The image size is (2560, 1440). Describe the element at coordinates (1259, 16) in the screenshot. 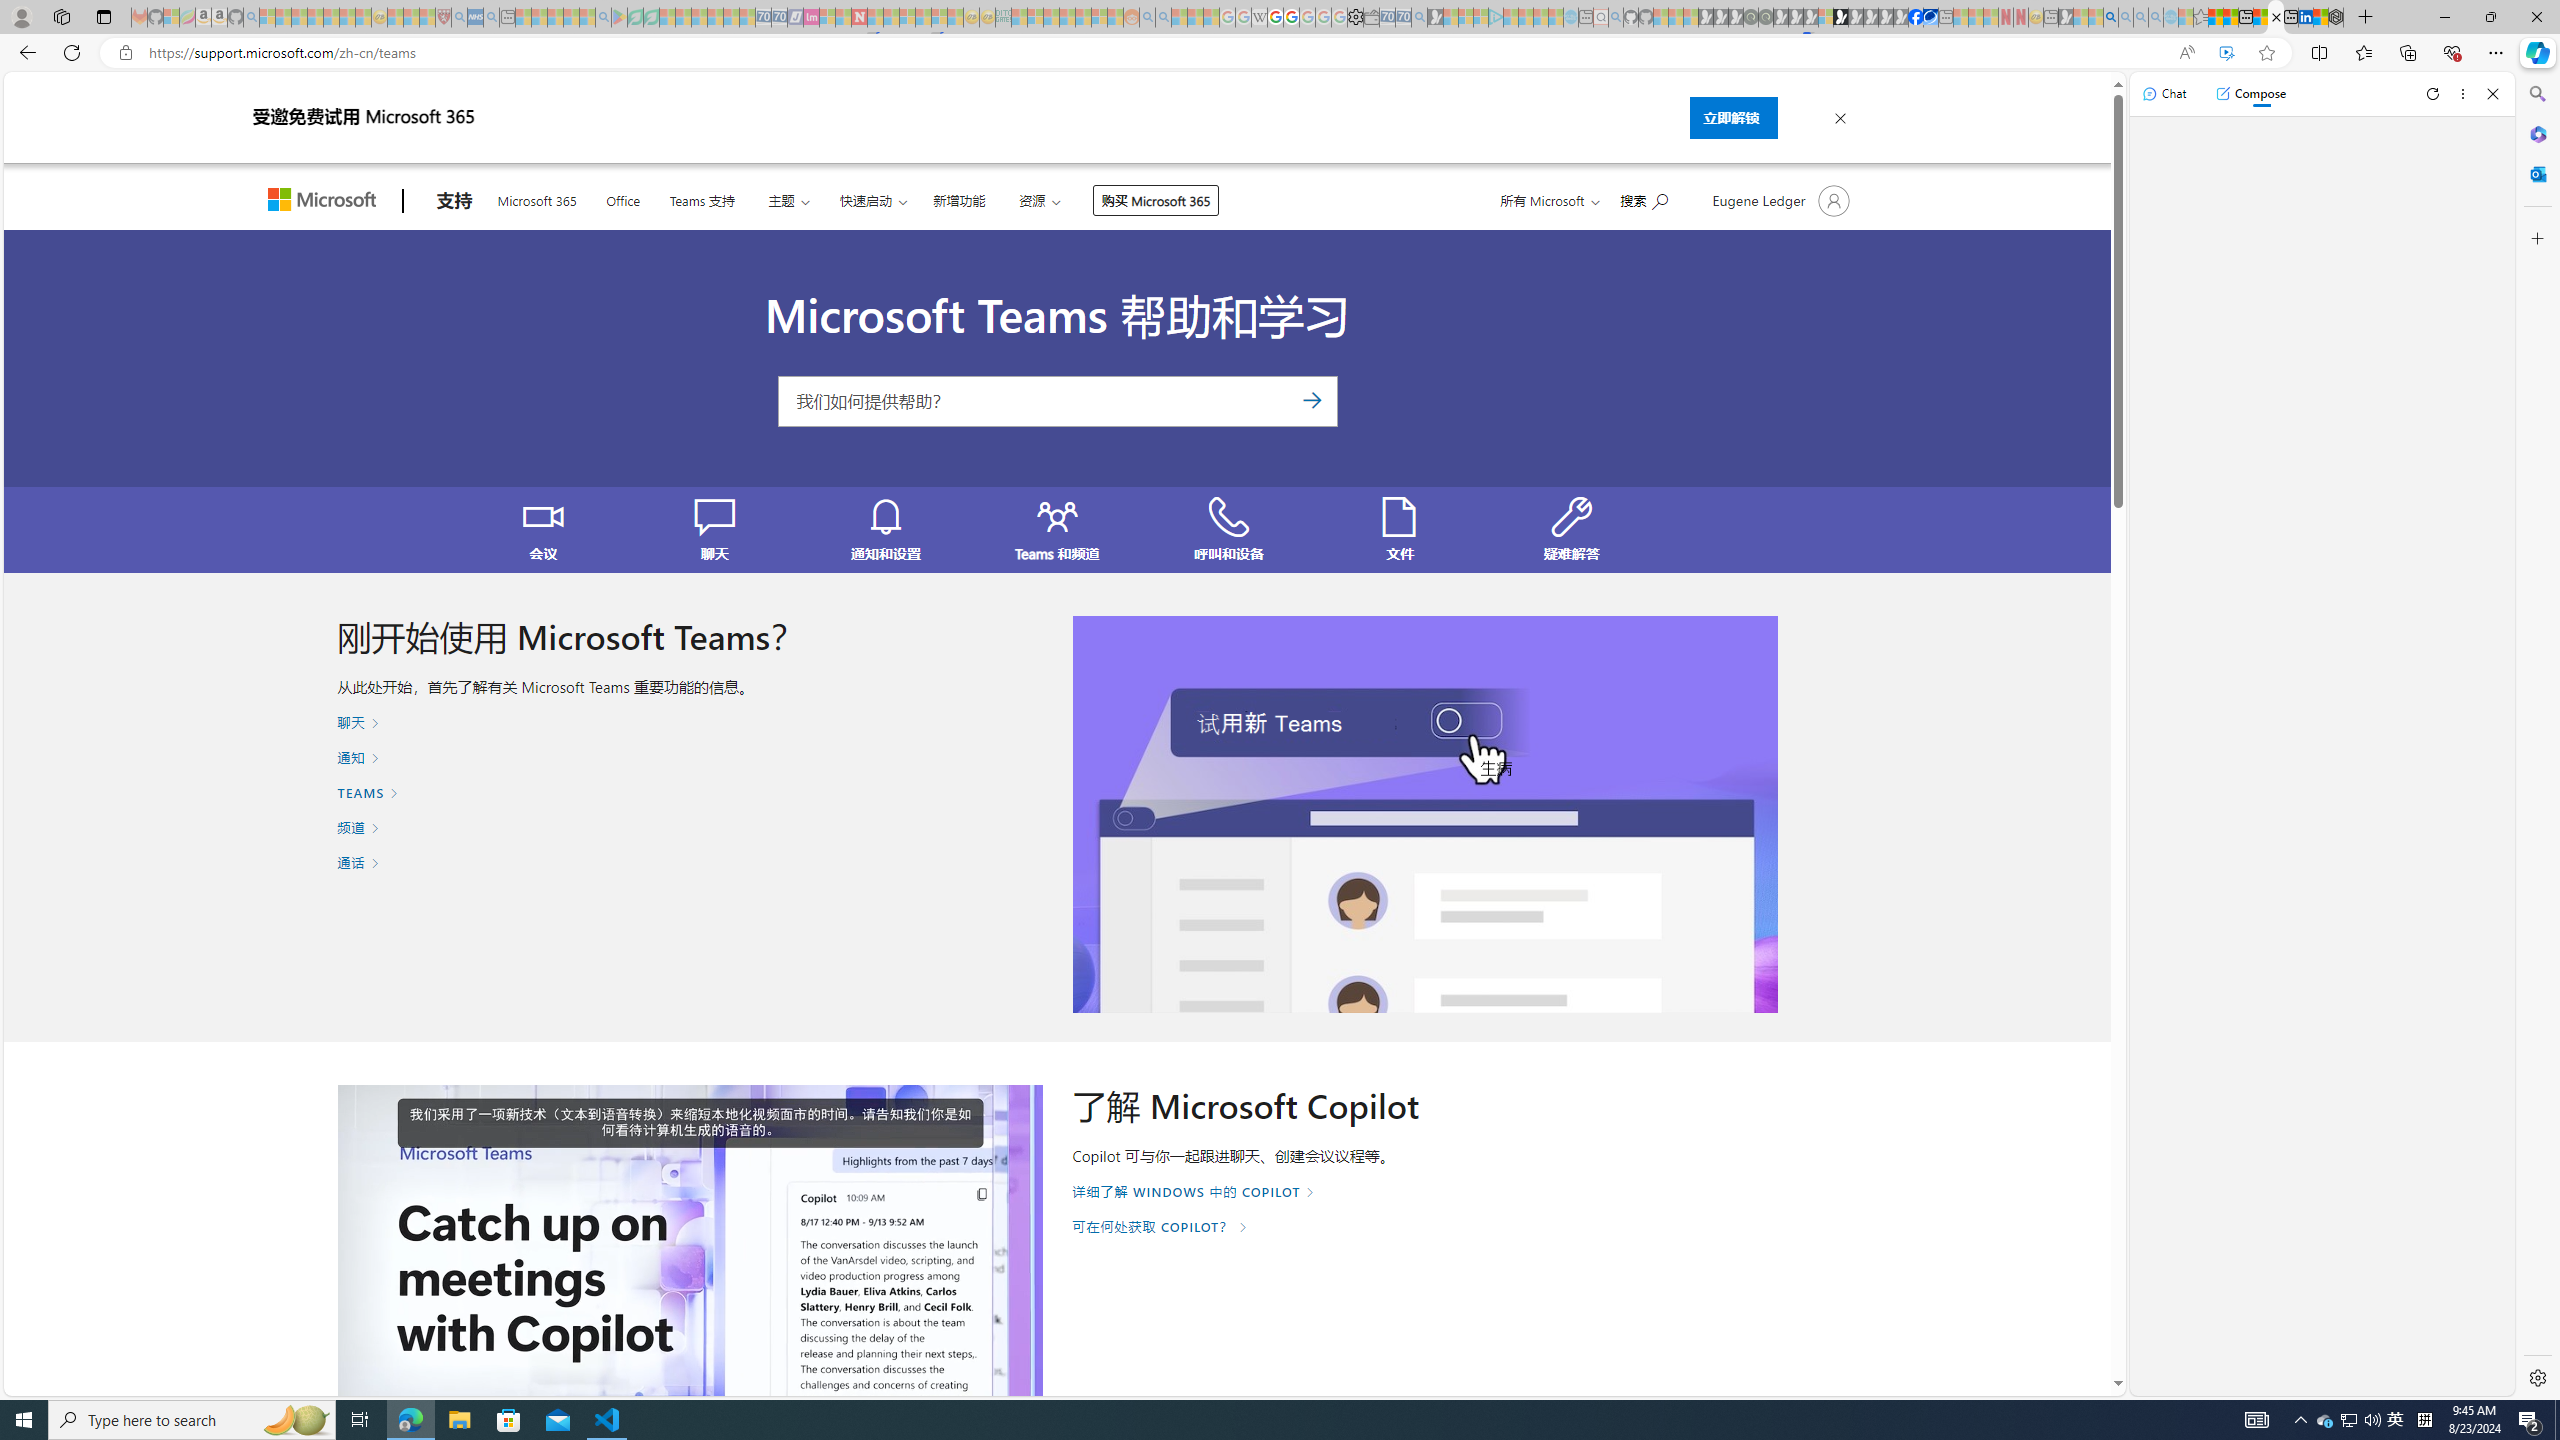

I see `'Target page - Wikipedia - Sleeping'` at that location.